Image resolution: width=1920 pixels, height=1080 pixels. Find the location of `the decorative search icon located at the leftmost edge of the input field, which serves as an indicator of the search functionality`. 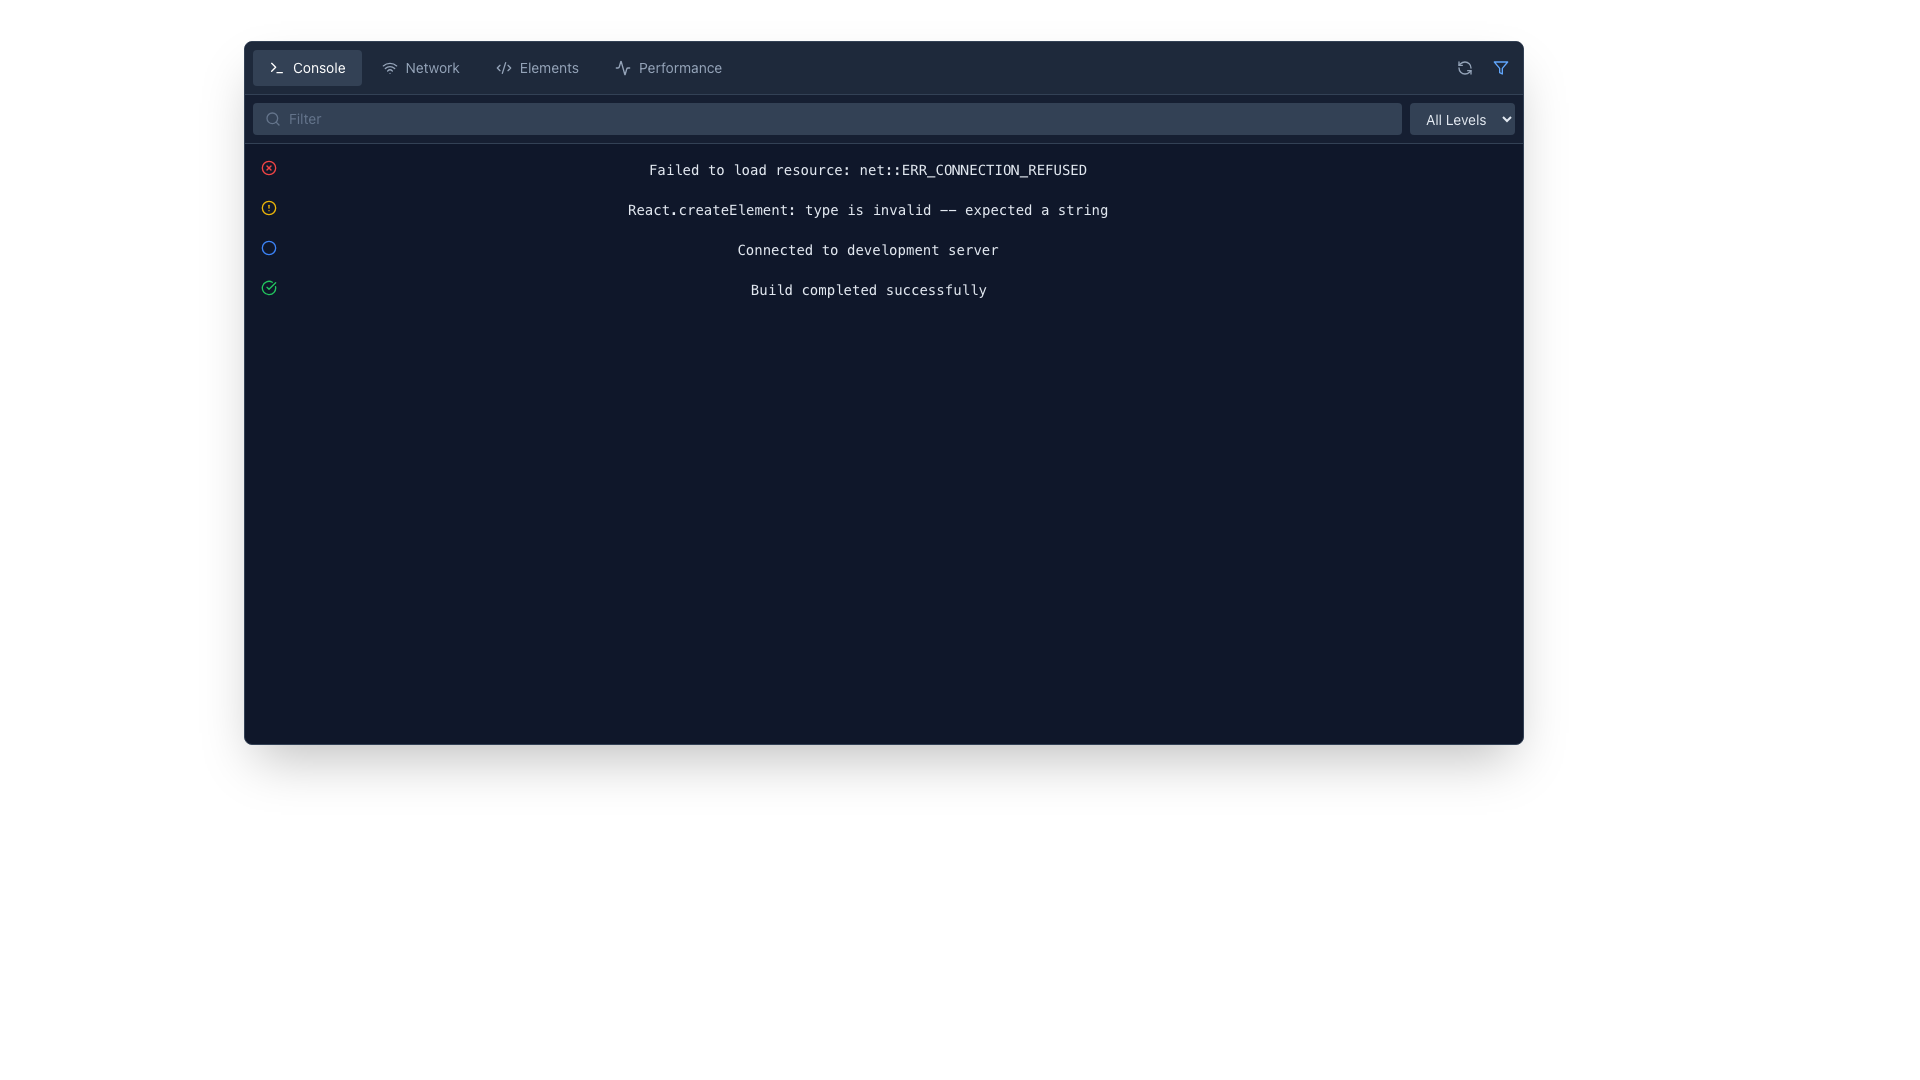

the decorative search icon located at the leftmost edge of the input field, which serves as an indicator of the search functionality is located at coordinates (272, 119).